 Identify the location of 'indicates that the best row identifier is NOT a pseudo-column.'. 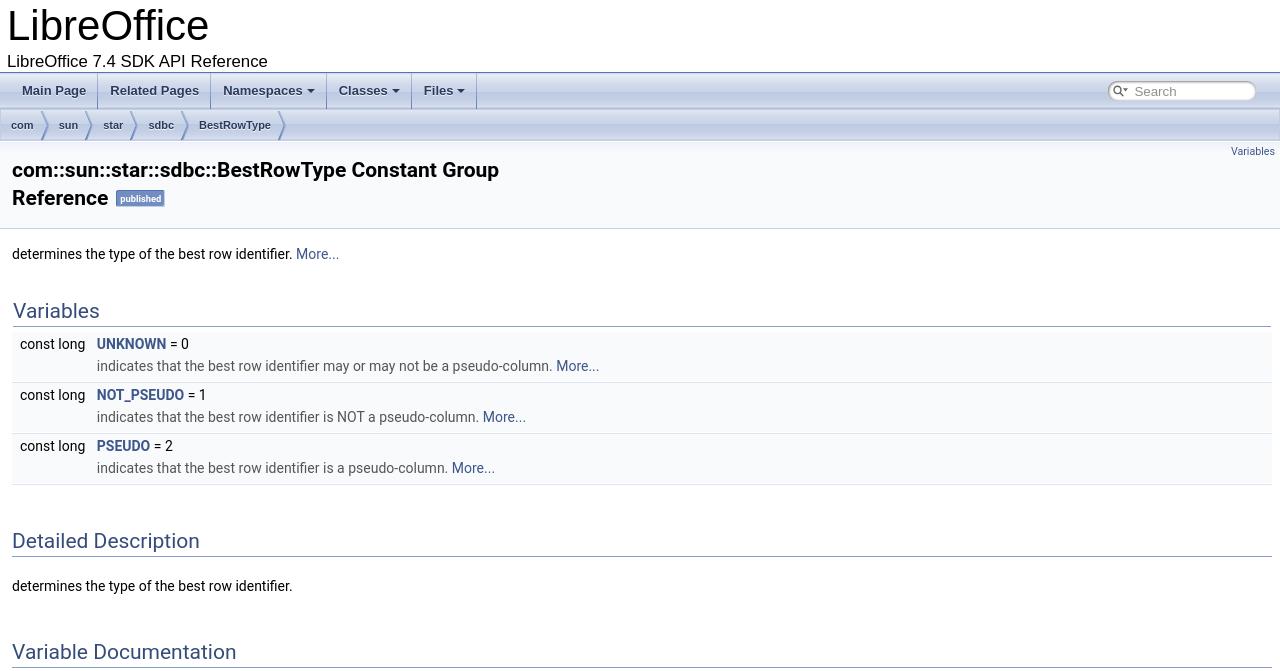
(288, 416).